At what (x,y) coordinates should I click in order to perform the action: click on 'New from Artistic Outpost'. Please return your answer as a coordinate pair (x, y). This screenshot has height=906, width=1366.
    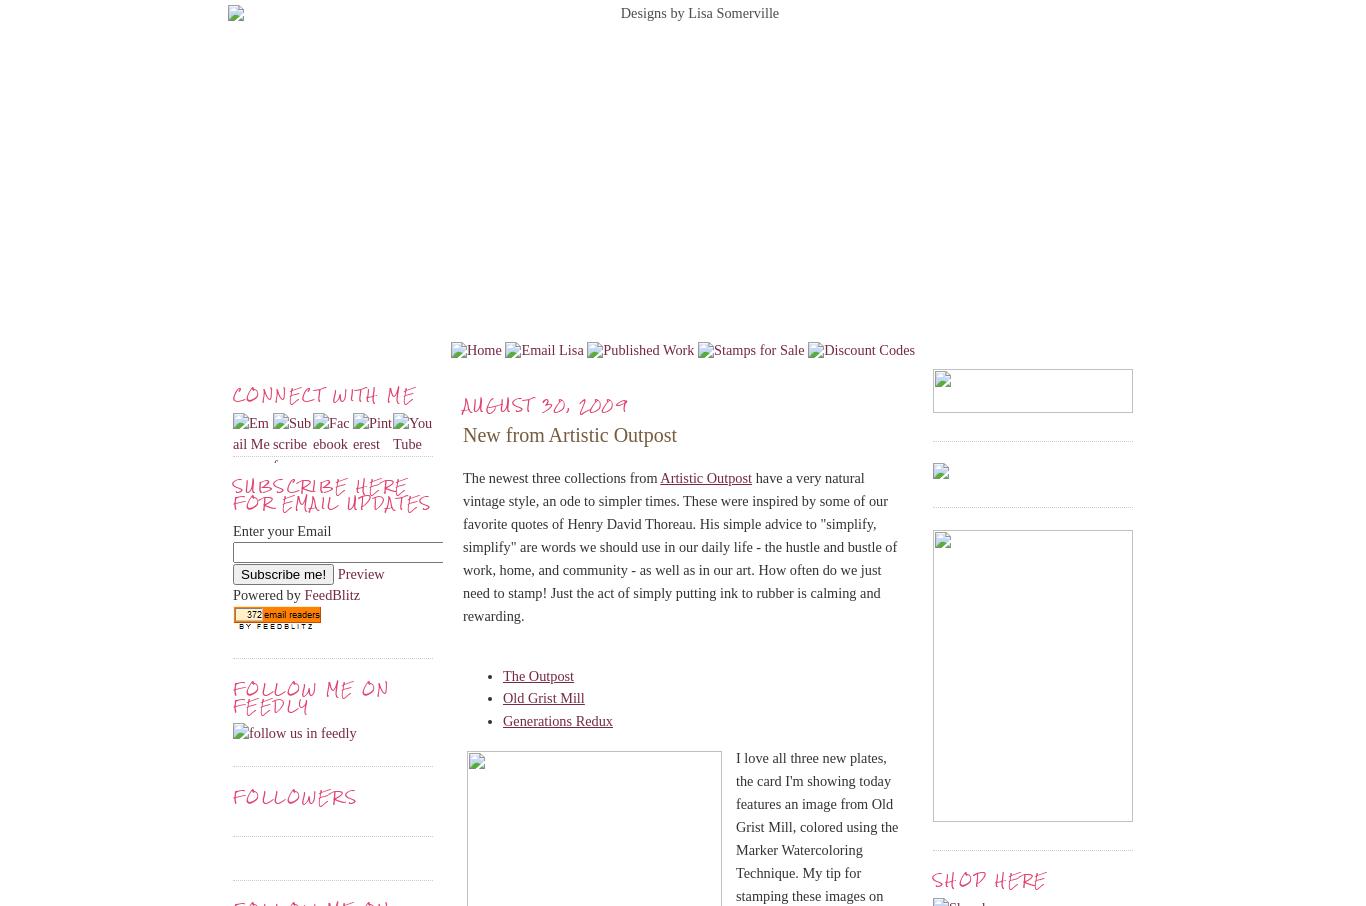
    Looking at the image, I should click on (569, 433).